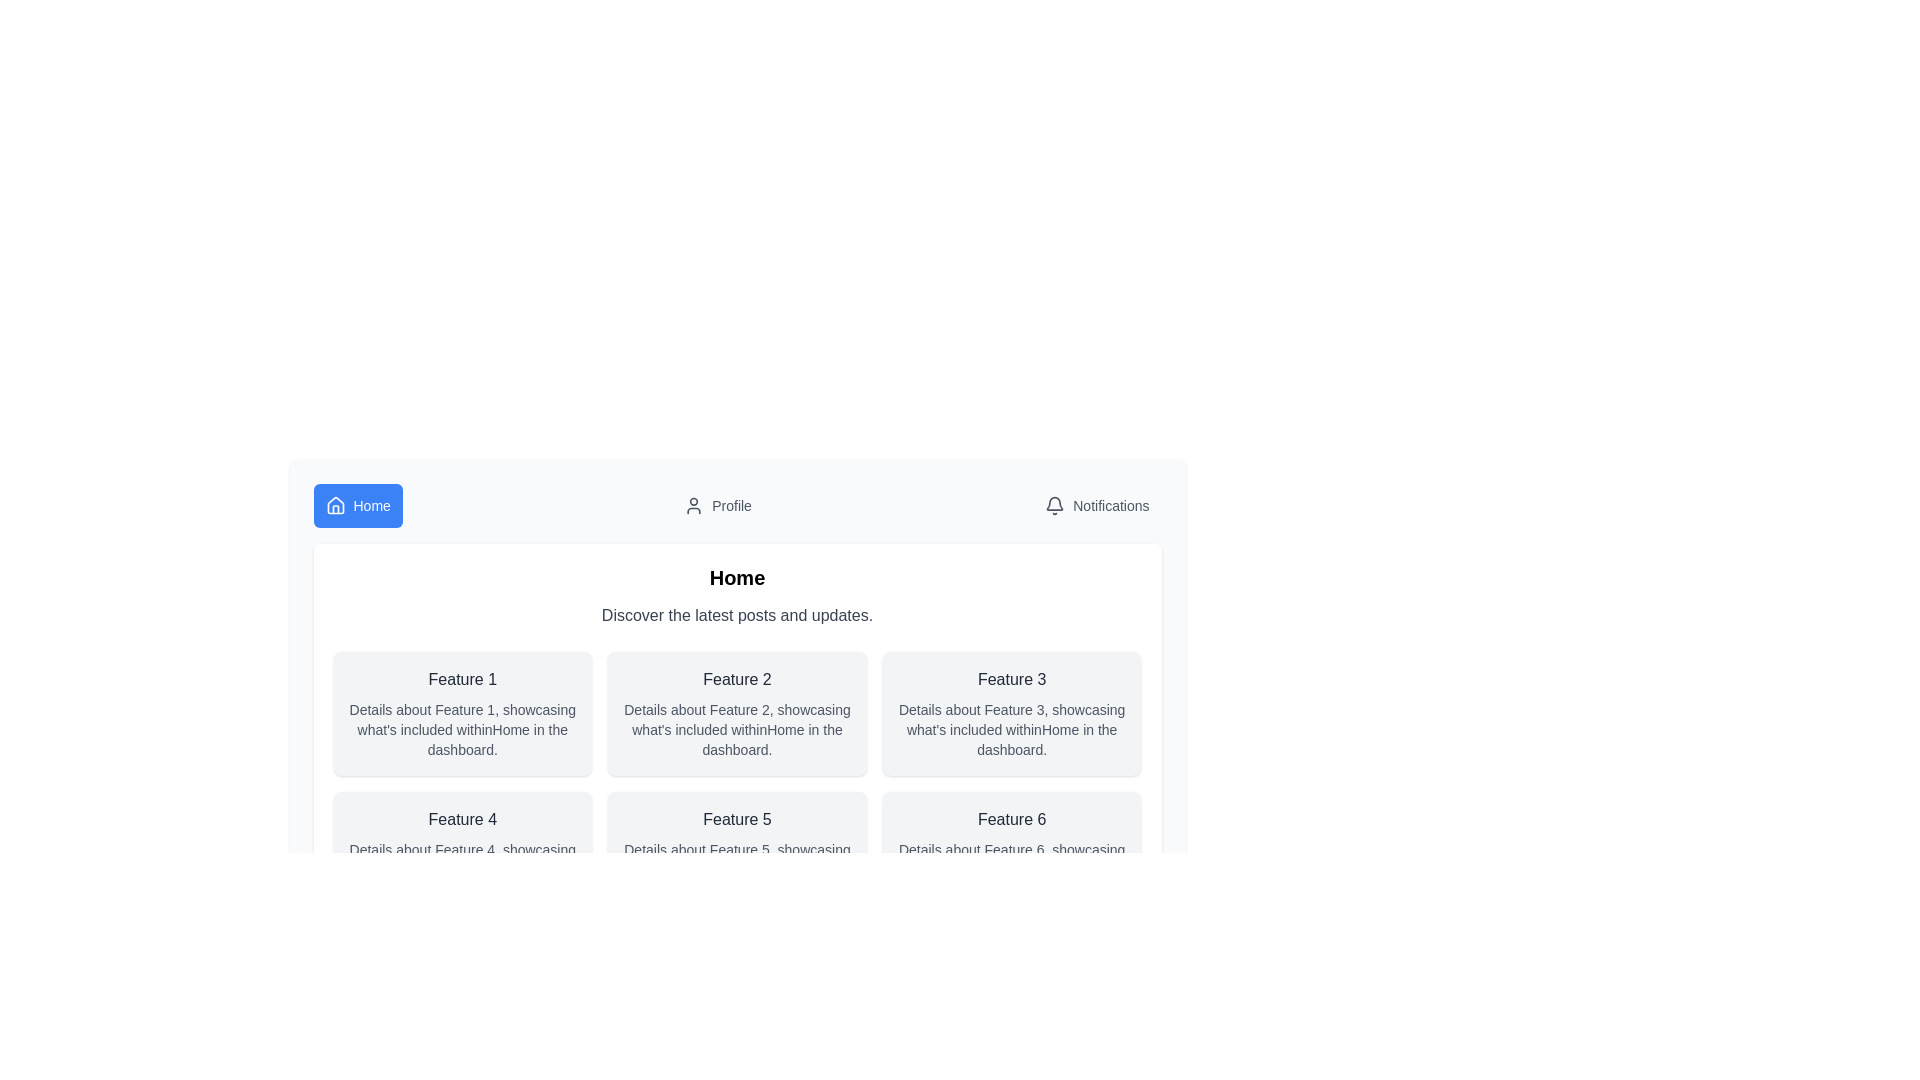  I want to click on the Informational card titled 'Feature 3', which is the third card in the top row of a 3-column grid layout, so click(1012, 712).